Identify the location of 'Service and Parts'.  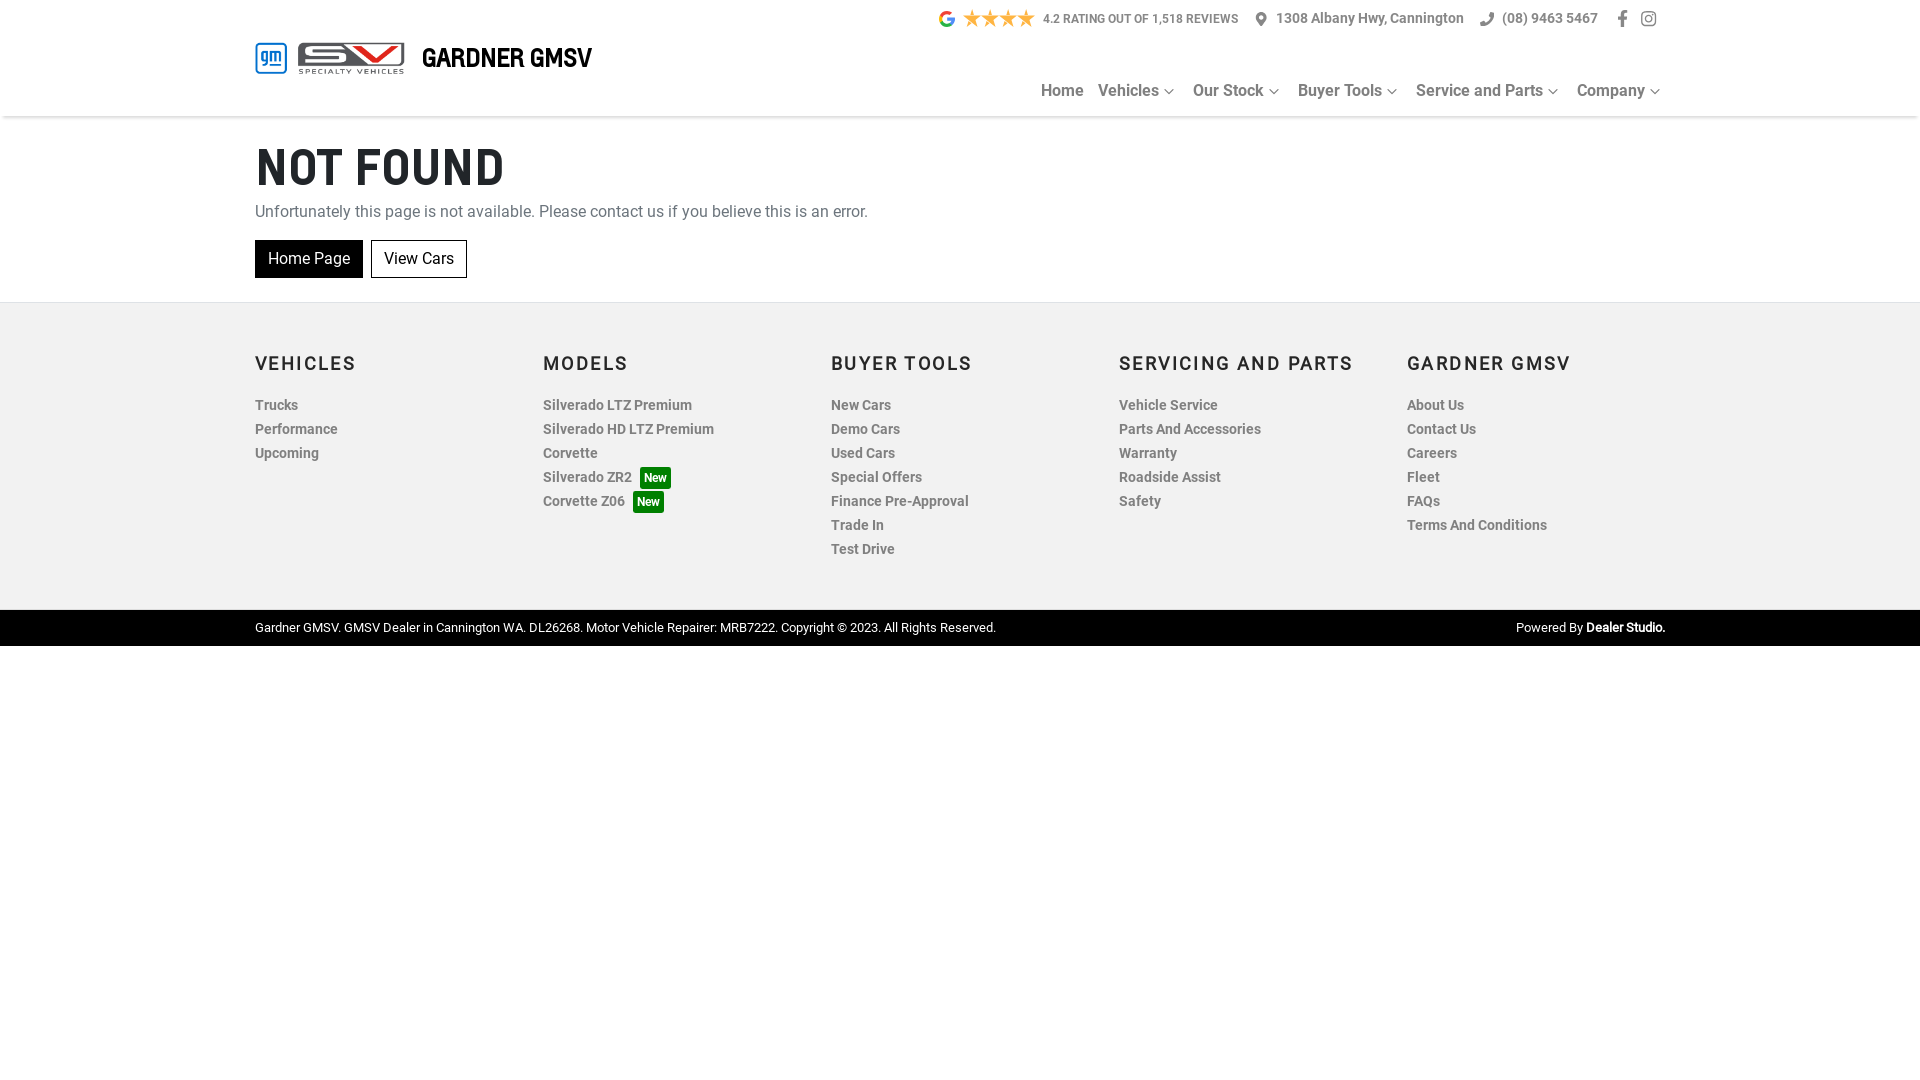
(1482, 91).